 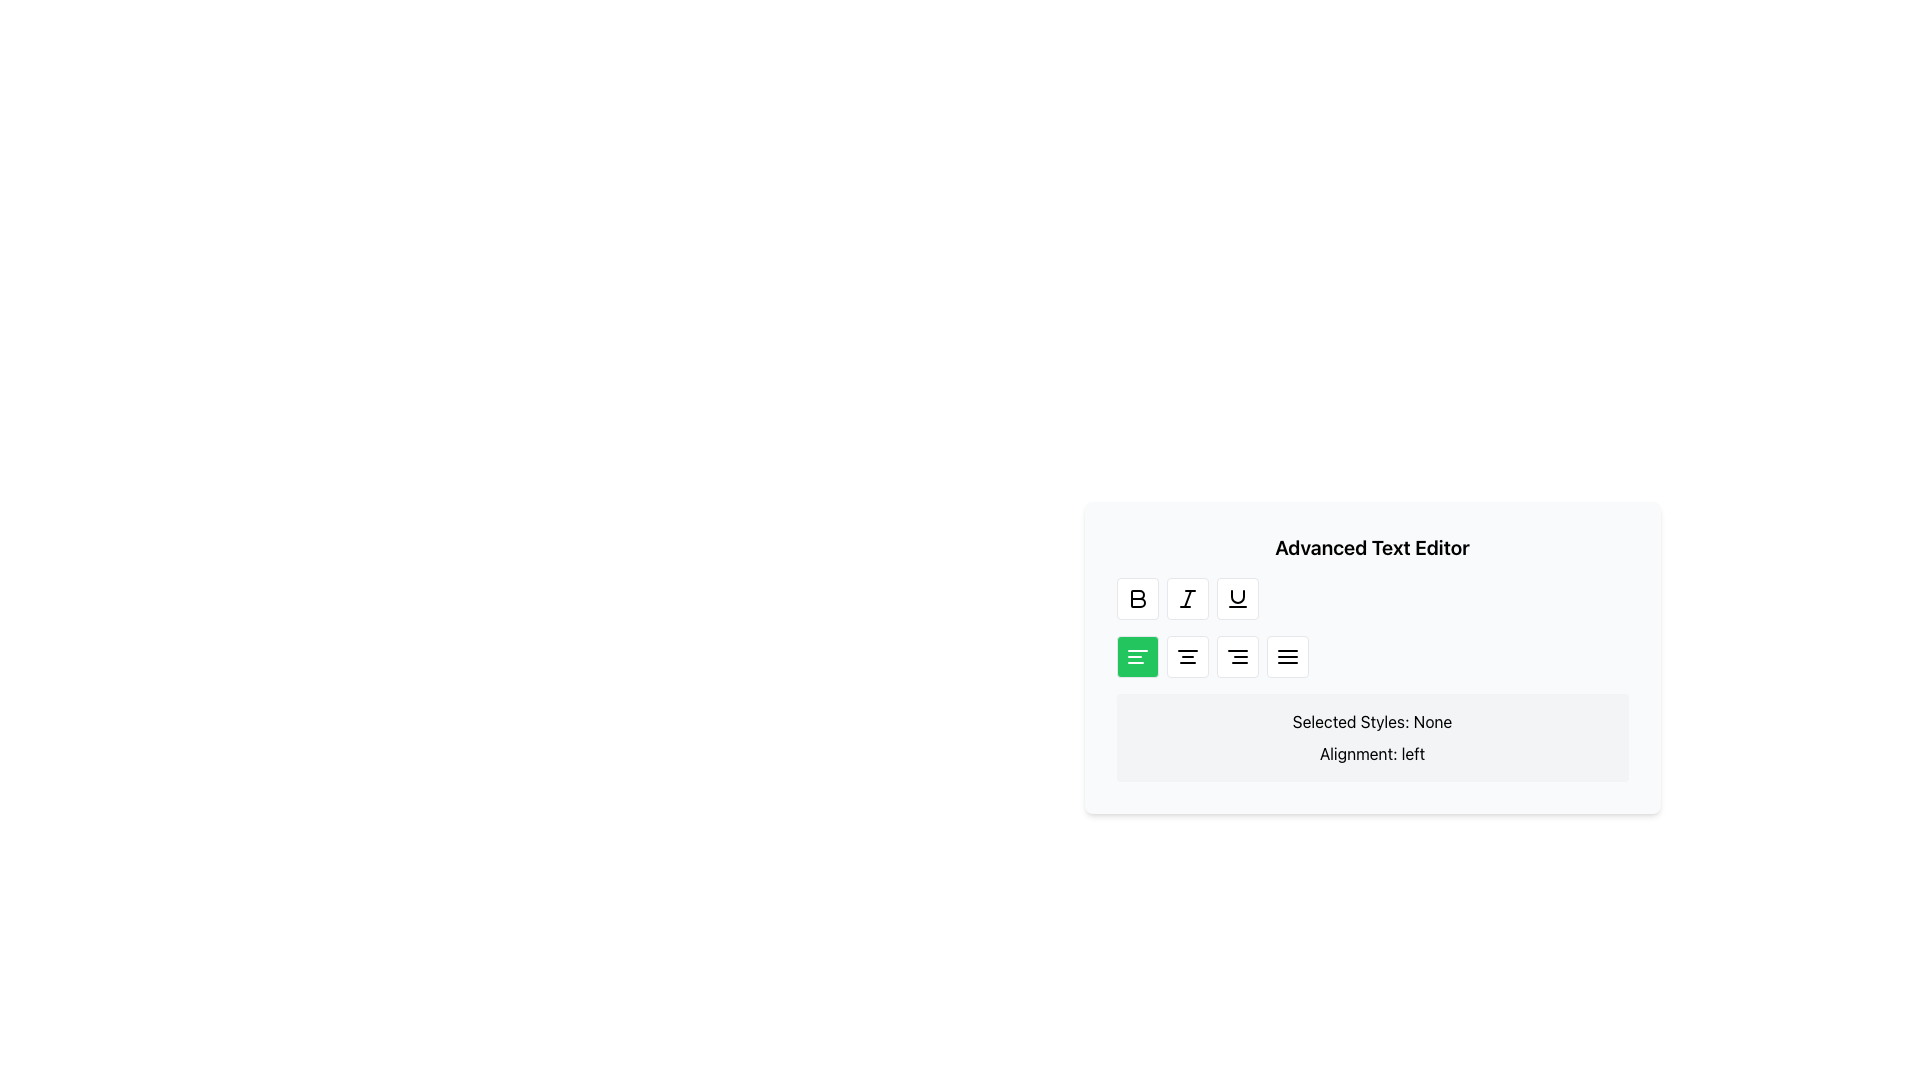 I want to click on the alignment button in the 'Advanced Text Editor', so click(x=1287, y=656).